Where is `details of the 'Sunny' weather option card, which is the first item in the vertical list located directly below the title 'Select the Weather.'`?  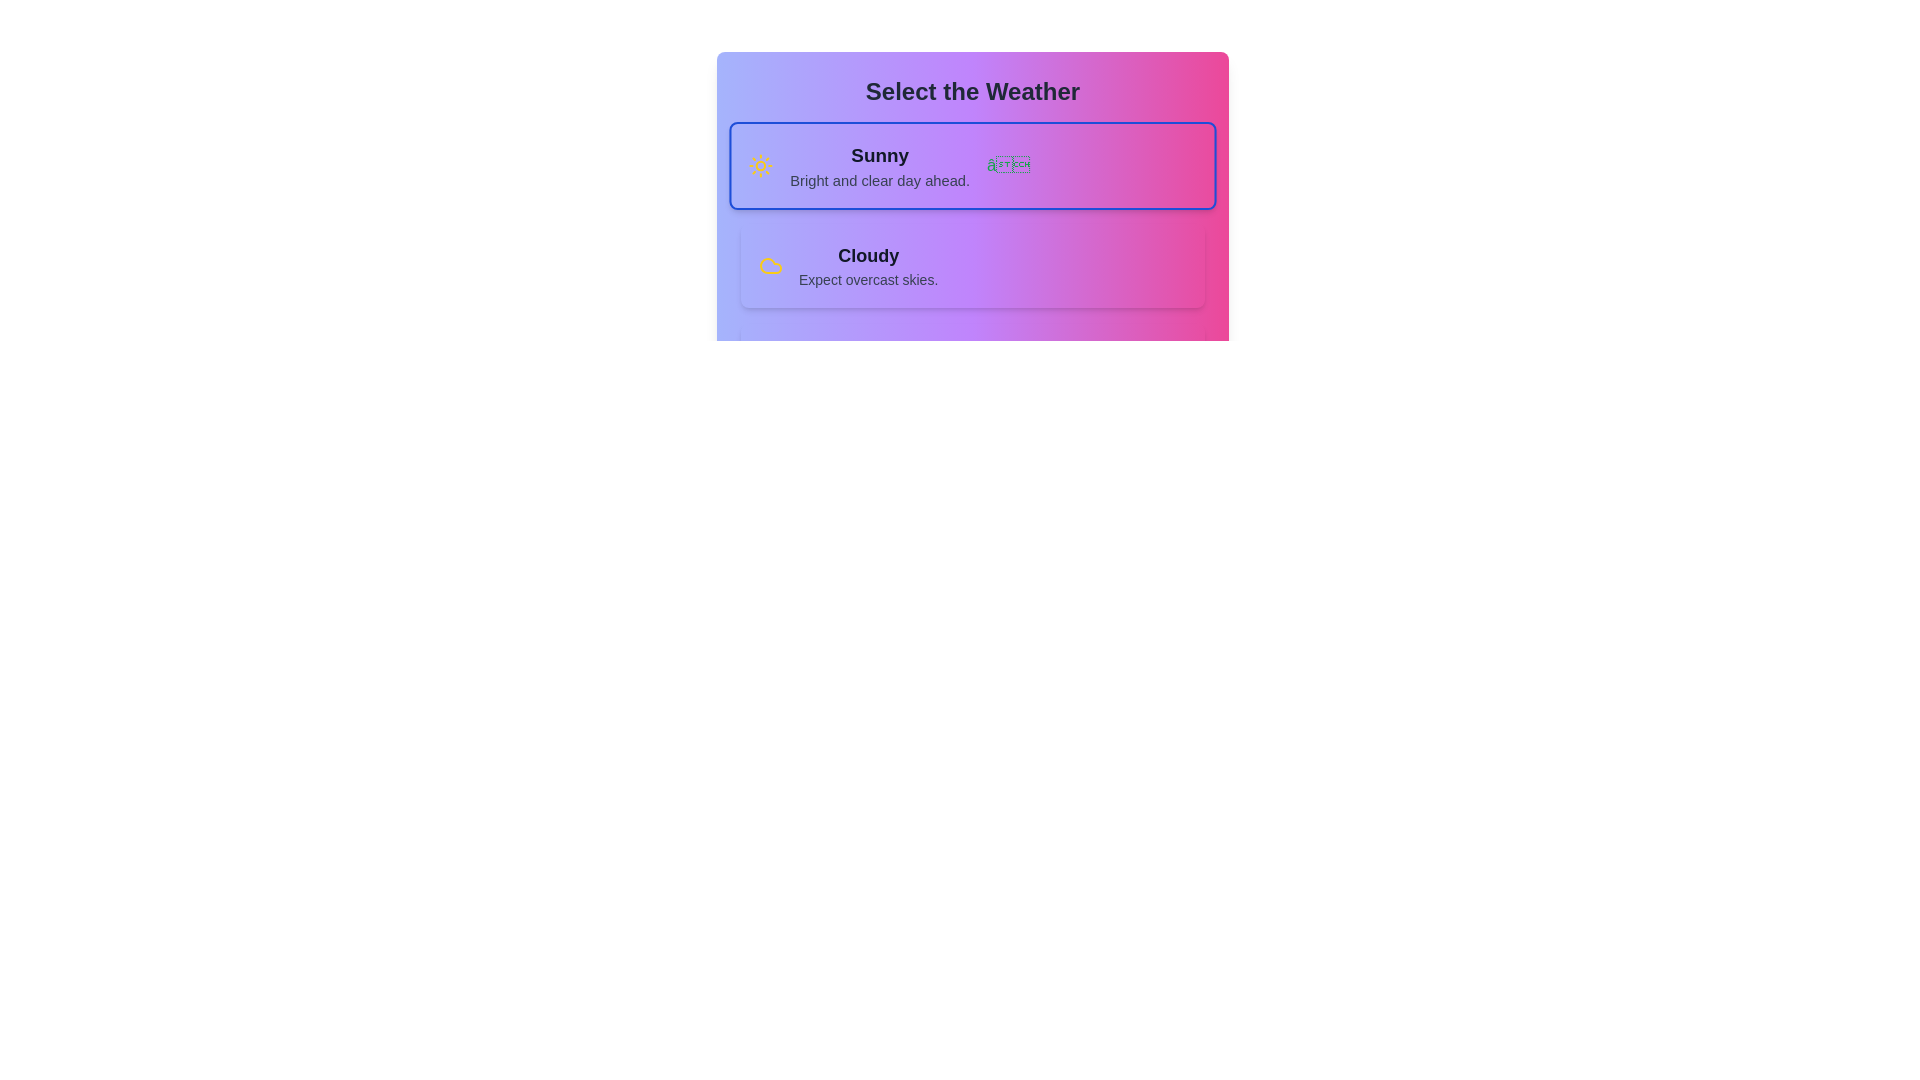 details of the 'Sunny' weather option card, which is the first item in the vertical list located directly below the title 'Select the Weather.' is located at coordinates (973, 164).